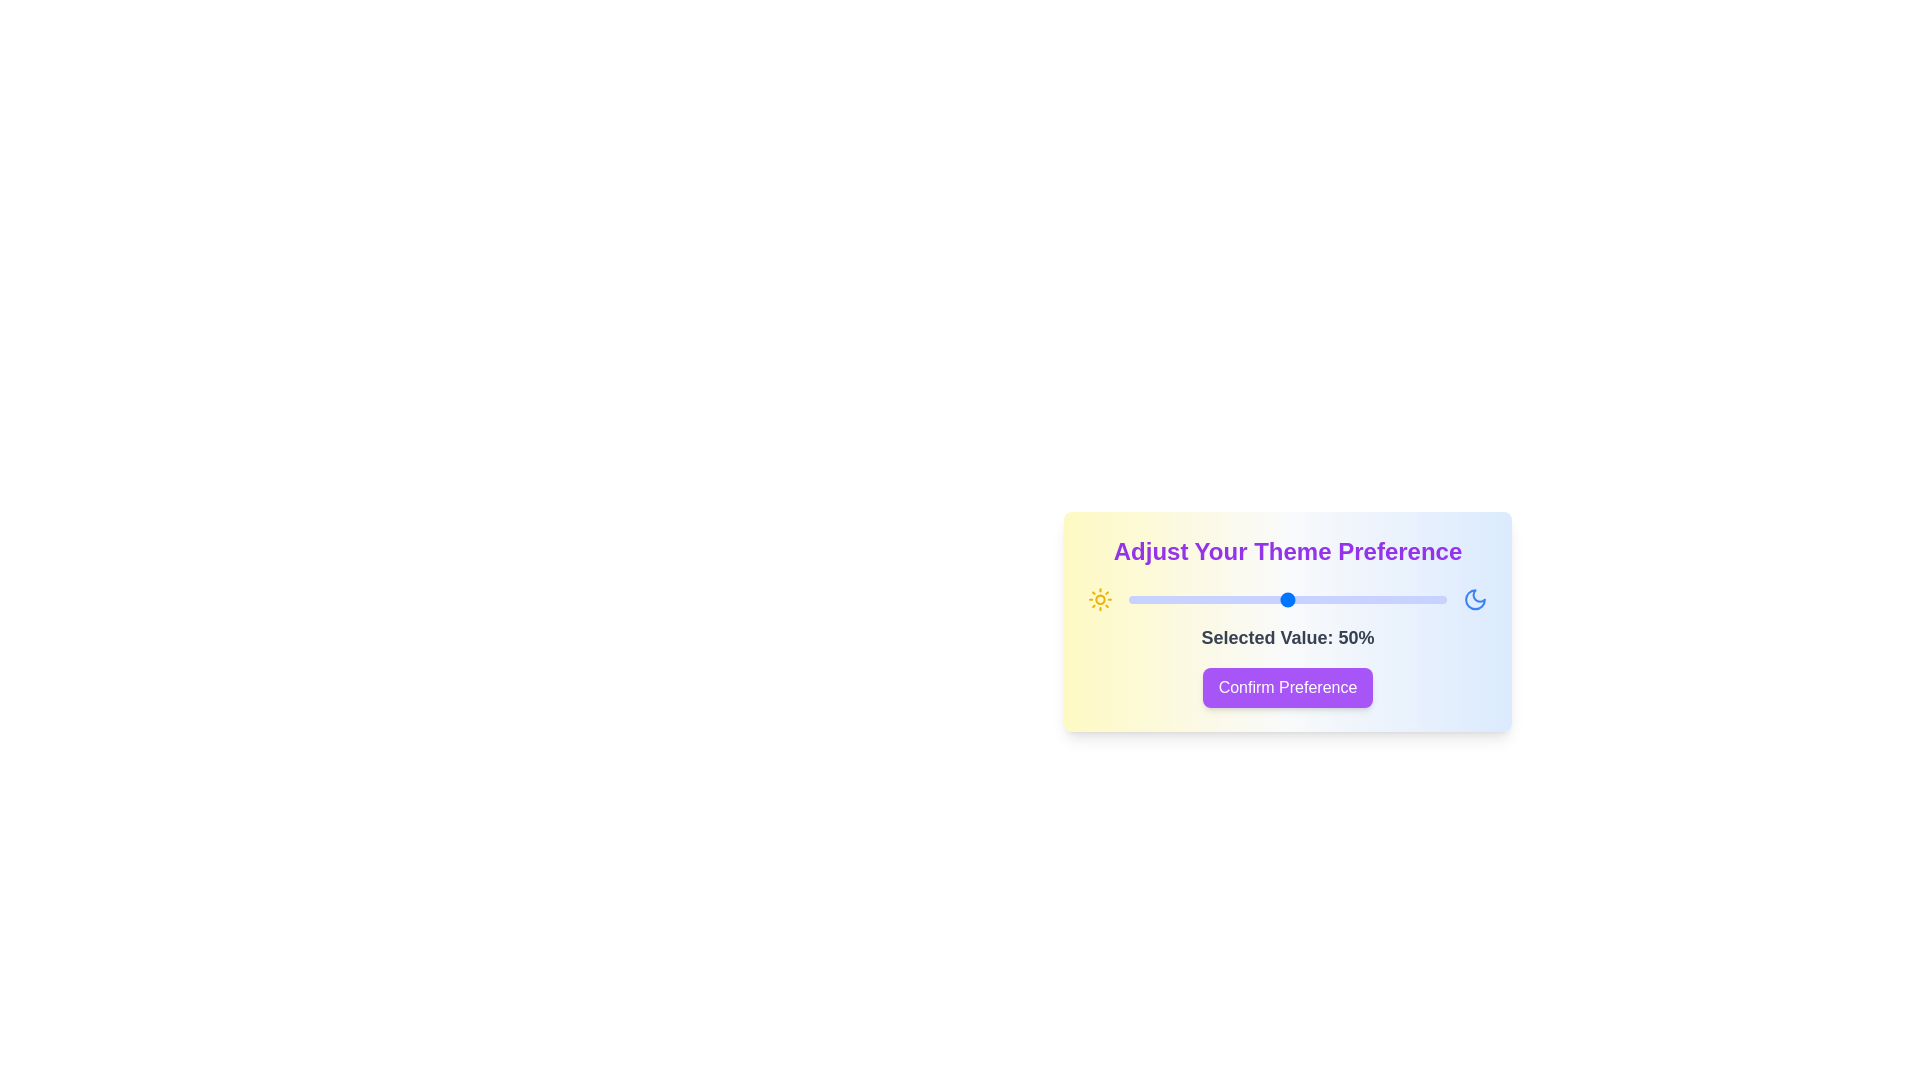  I want to click on the text label displaying 'Selected Value: 50%', which is bold and medium gray, located below the slider and above the confirmation button, so click(1287, 637).